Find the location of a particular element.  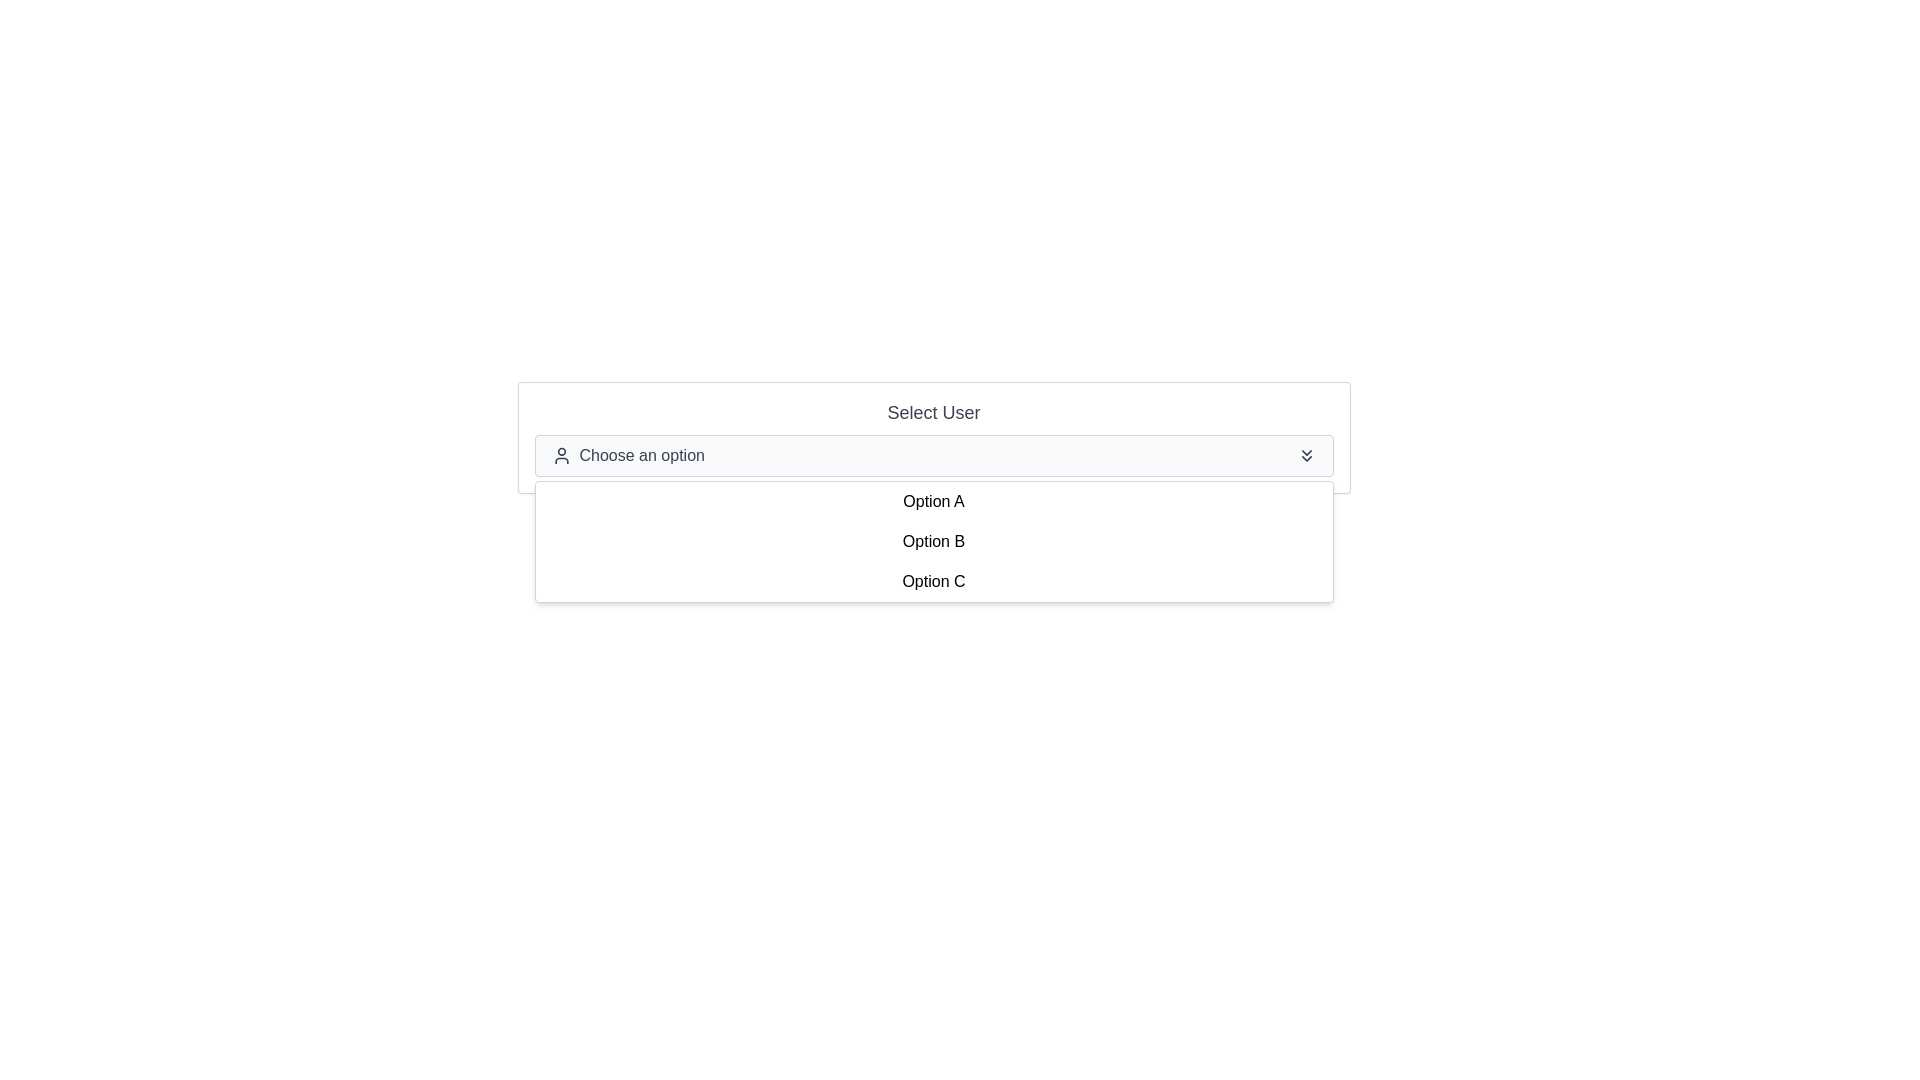

the third item in the dropdown list, which displays 'Option C' in black font against a white background is located at coordinates (933, 582).